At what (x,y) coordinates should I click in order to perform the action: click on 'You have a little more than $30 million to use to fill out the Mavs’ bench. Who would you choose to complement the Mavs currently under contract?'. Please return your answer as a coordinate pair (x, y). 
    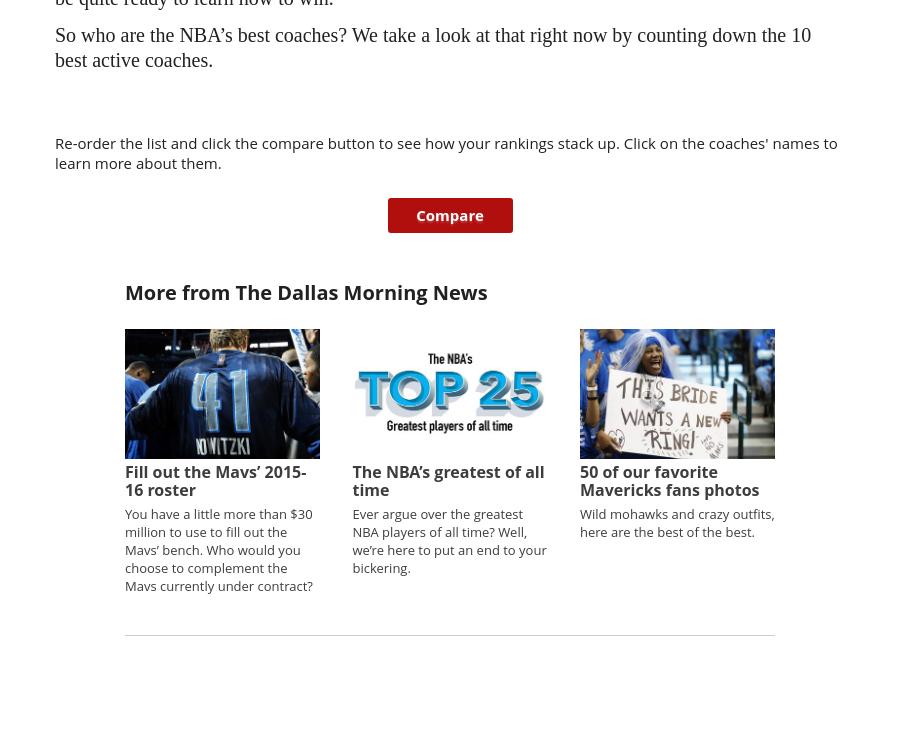
    Looking at the image, I should click on (218, 548).